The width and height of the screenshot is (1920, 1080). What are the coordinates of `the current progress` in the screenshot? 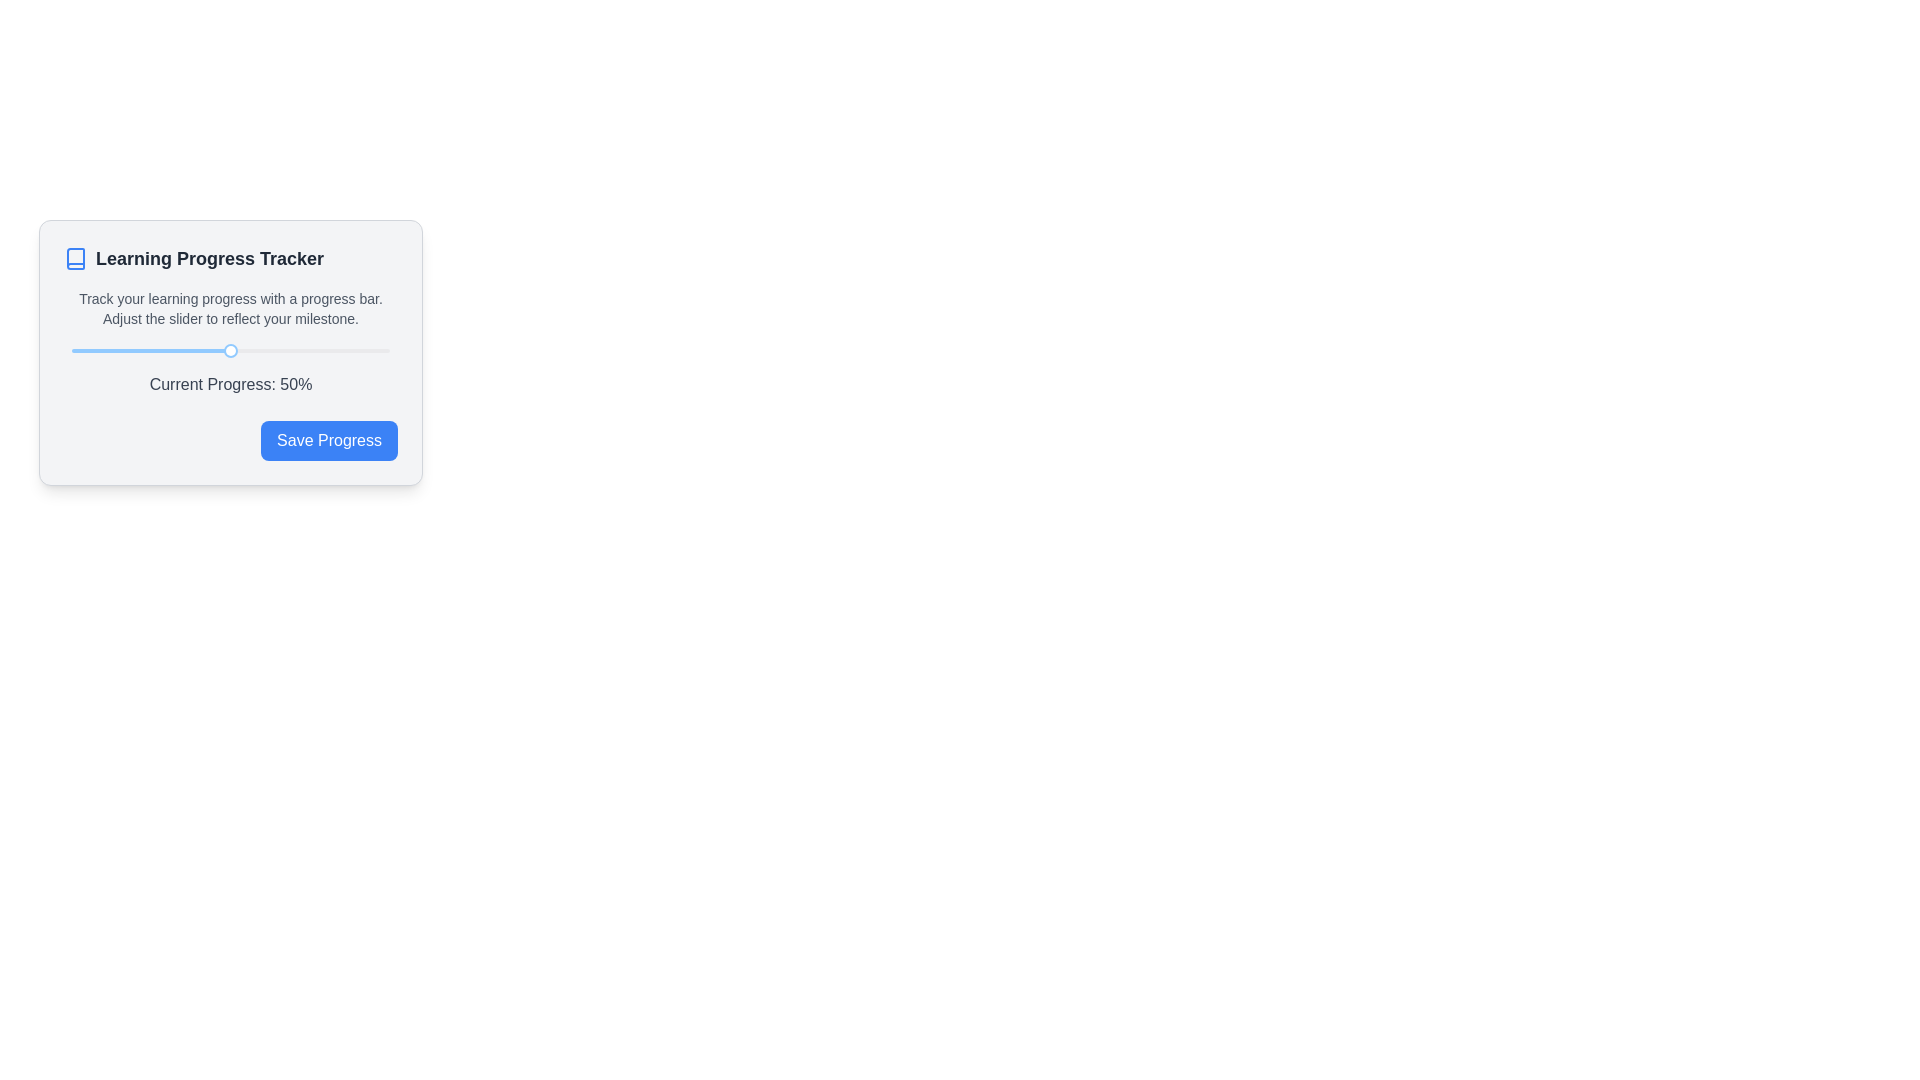 It's located at (144, 350).